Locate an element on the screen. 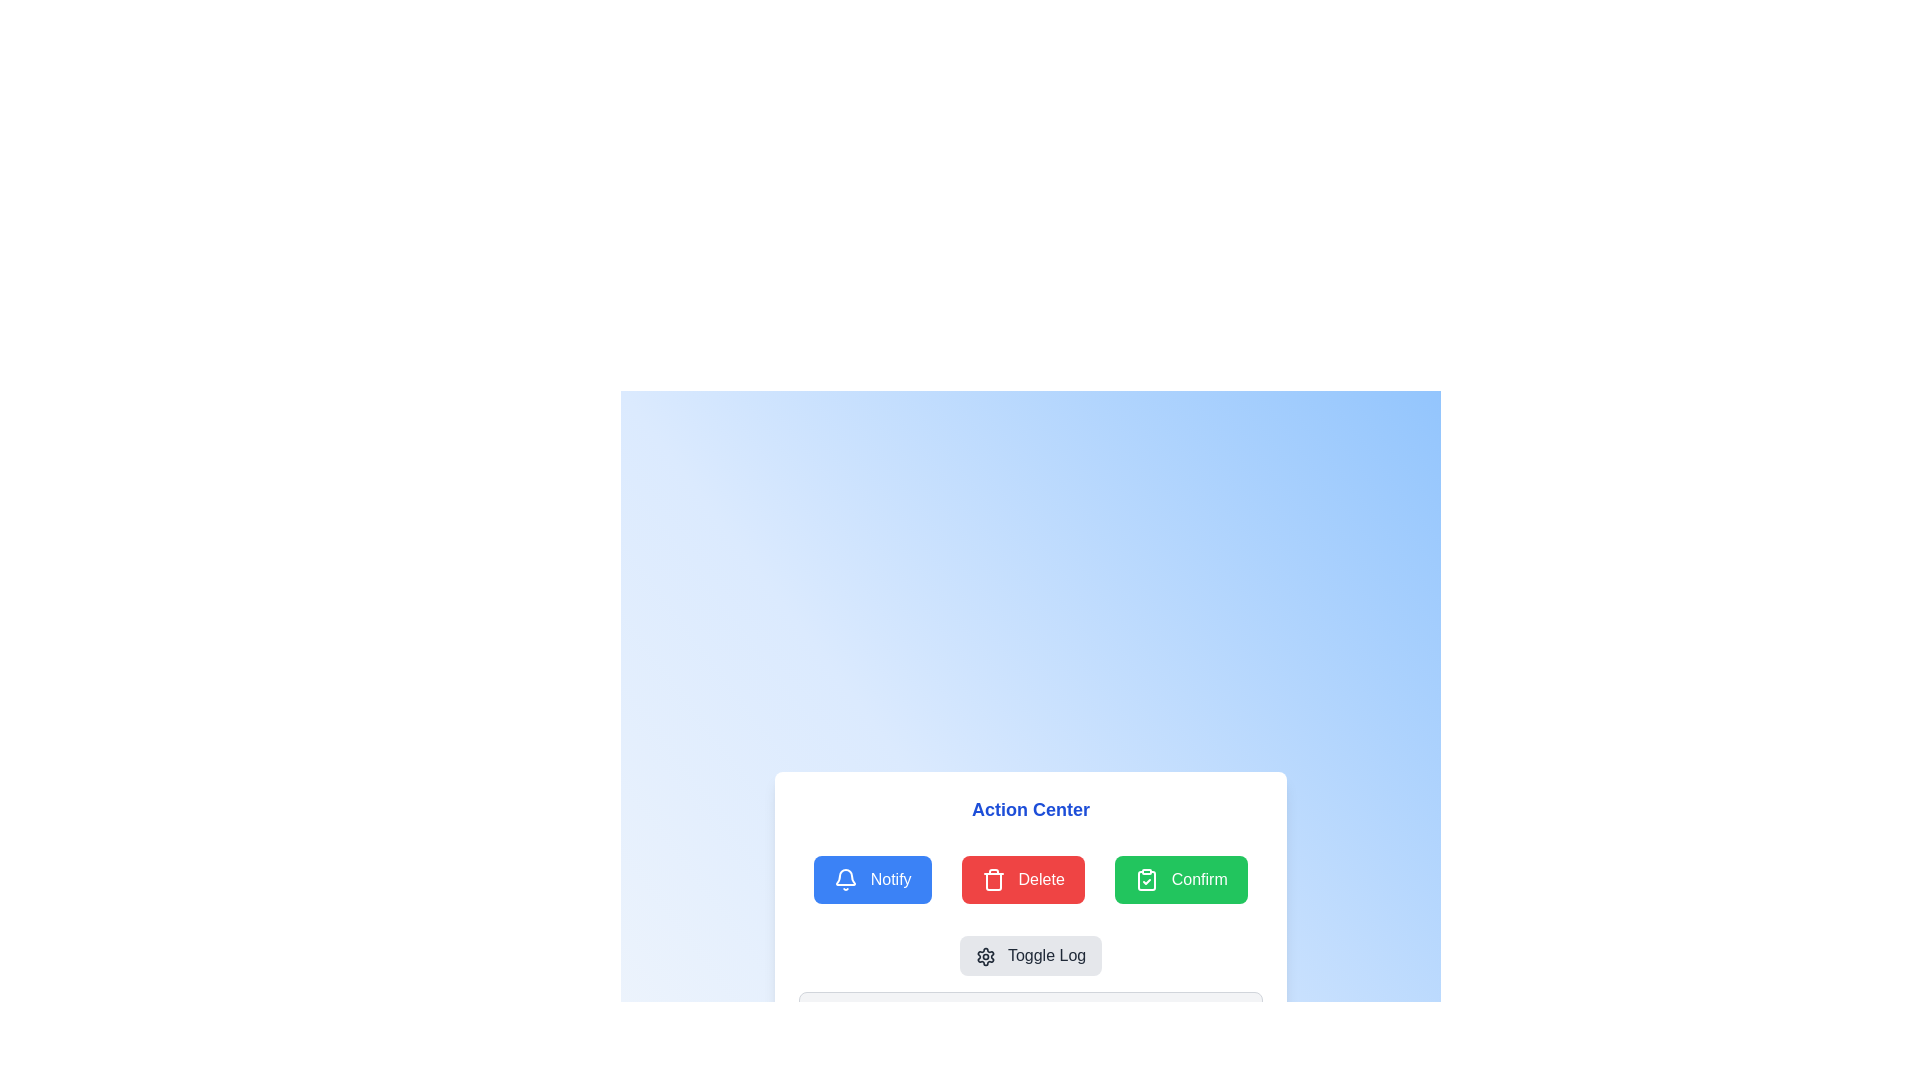 The image size is (1920, 1080). the trash bin icon within the 'Delete' button is located at coordinates (993, 878).